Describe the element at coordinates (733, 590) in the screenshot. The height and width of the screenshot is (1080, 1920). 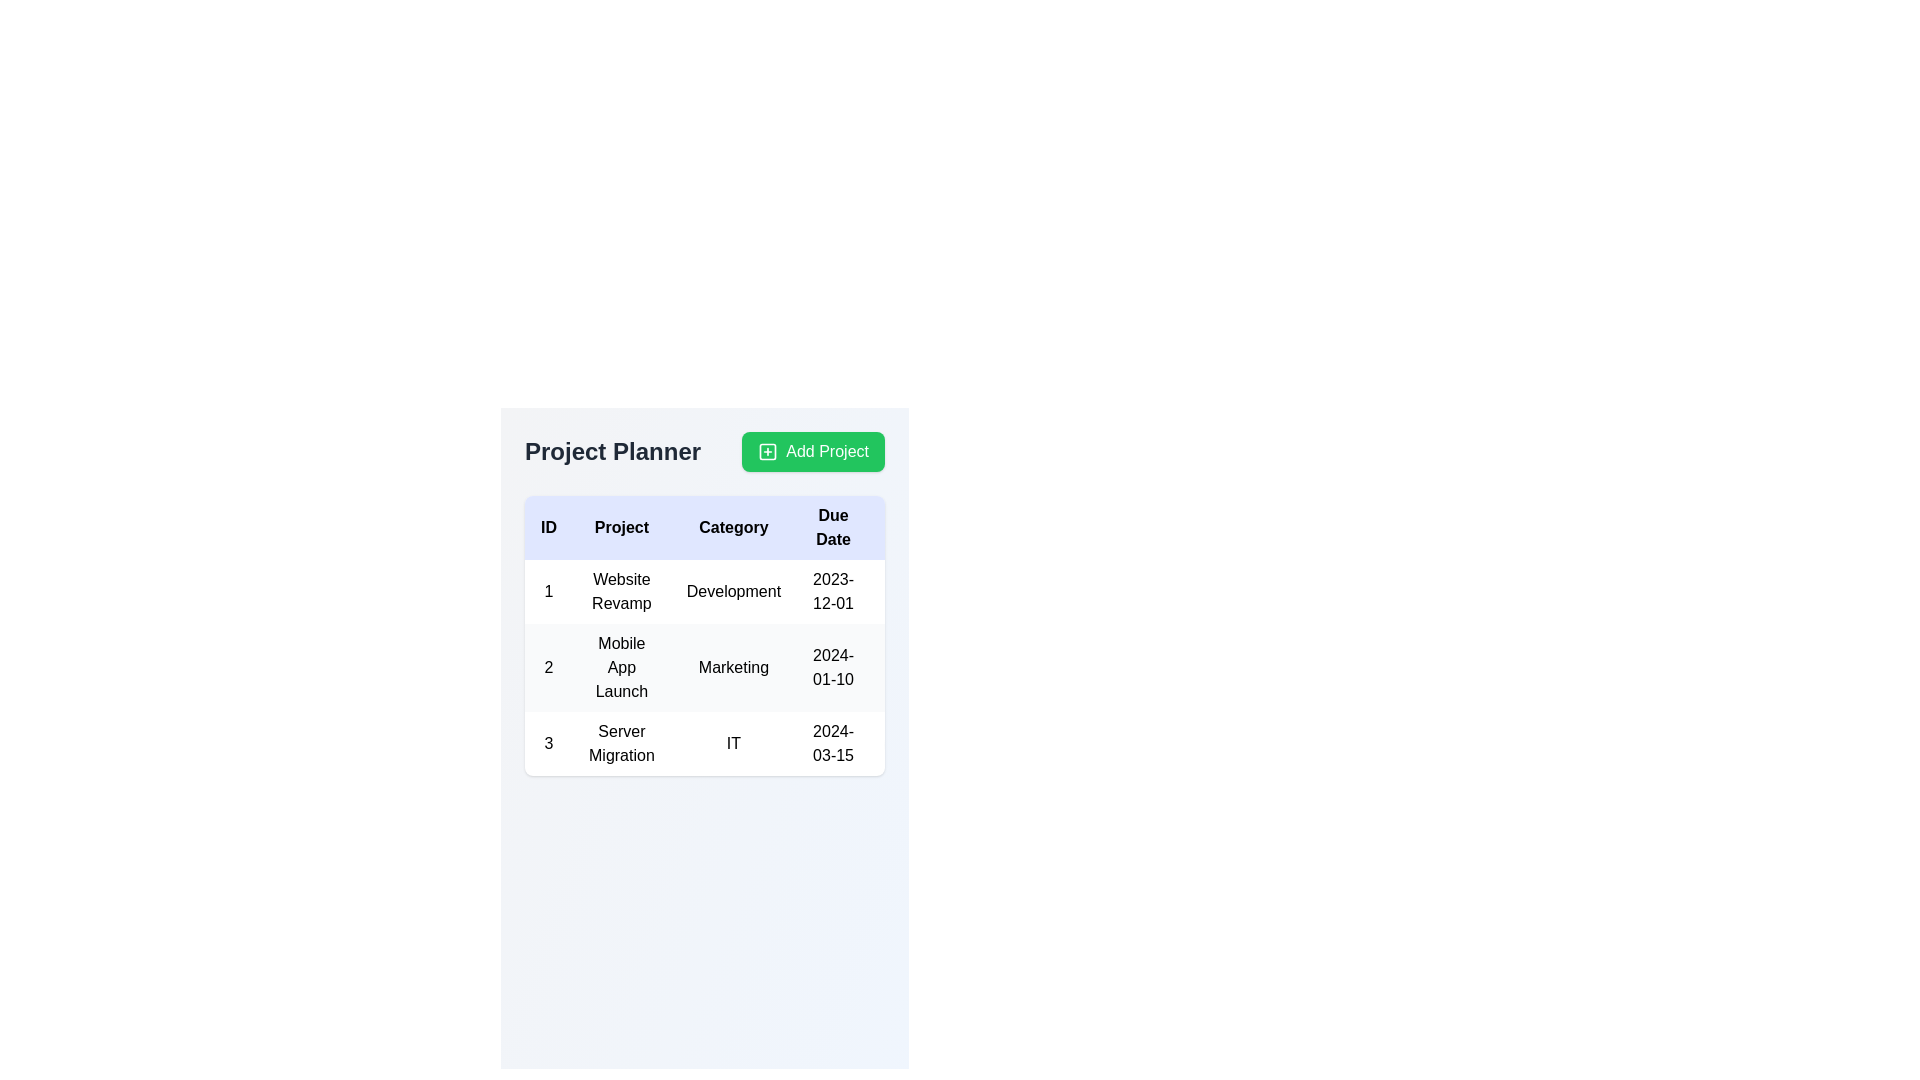
I see `the text label displaying 'Development' in the table cell under the 'Category' column` at that location.